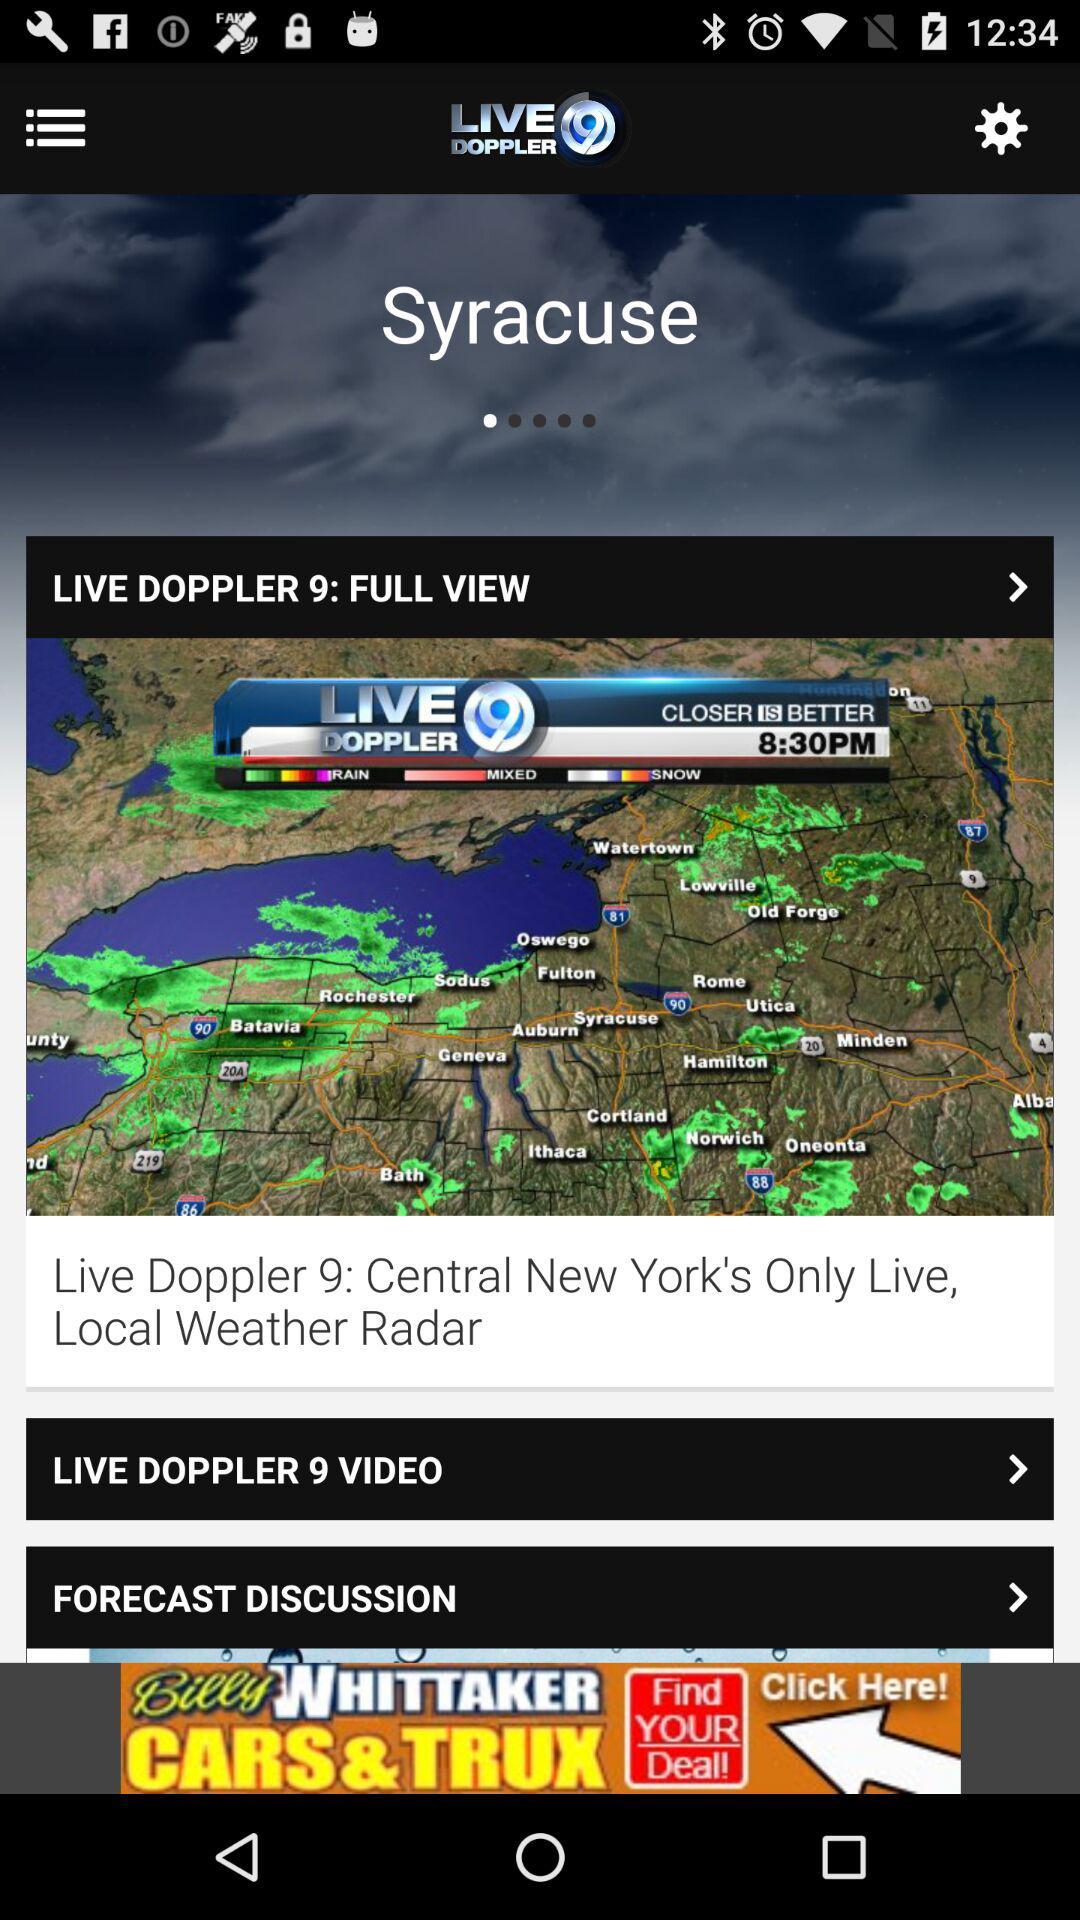 Image resolution: width=1080 pixels, height=1920 pixels. I want to click on click advertisement, so click(540, 1727).